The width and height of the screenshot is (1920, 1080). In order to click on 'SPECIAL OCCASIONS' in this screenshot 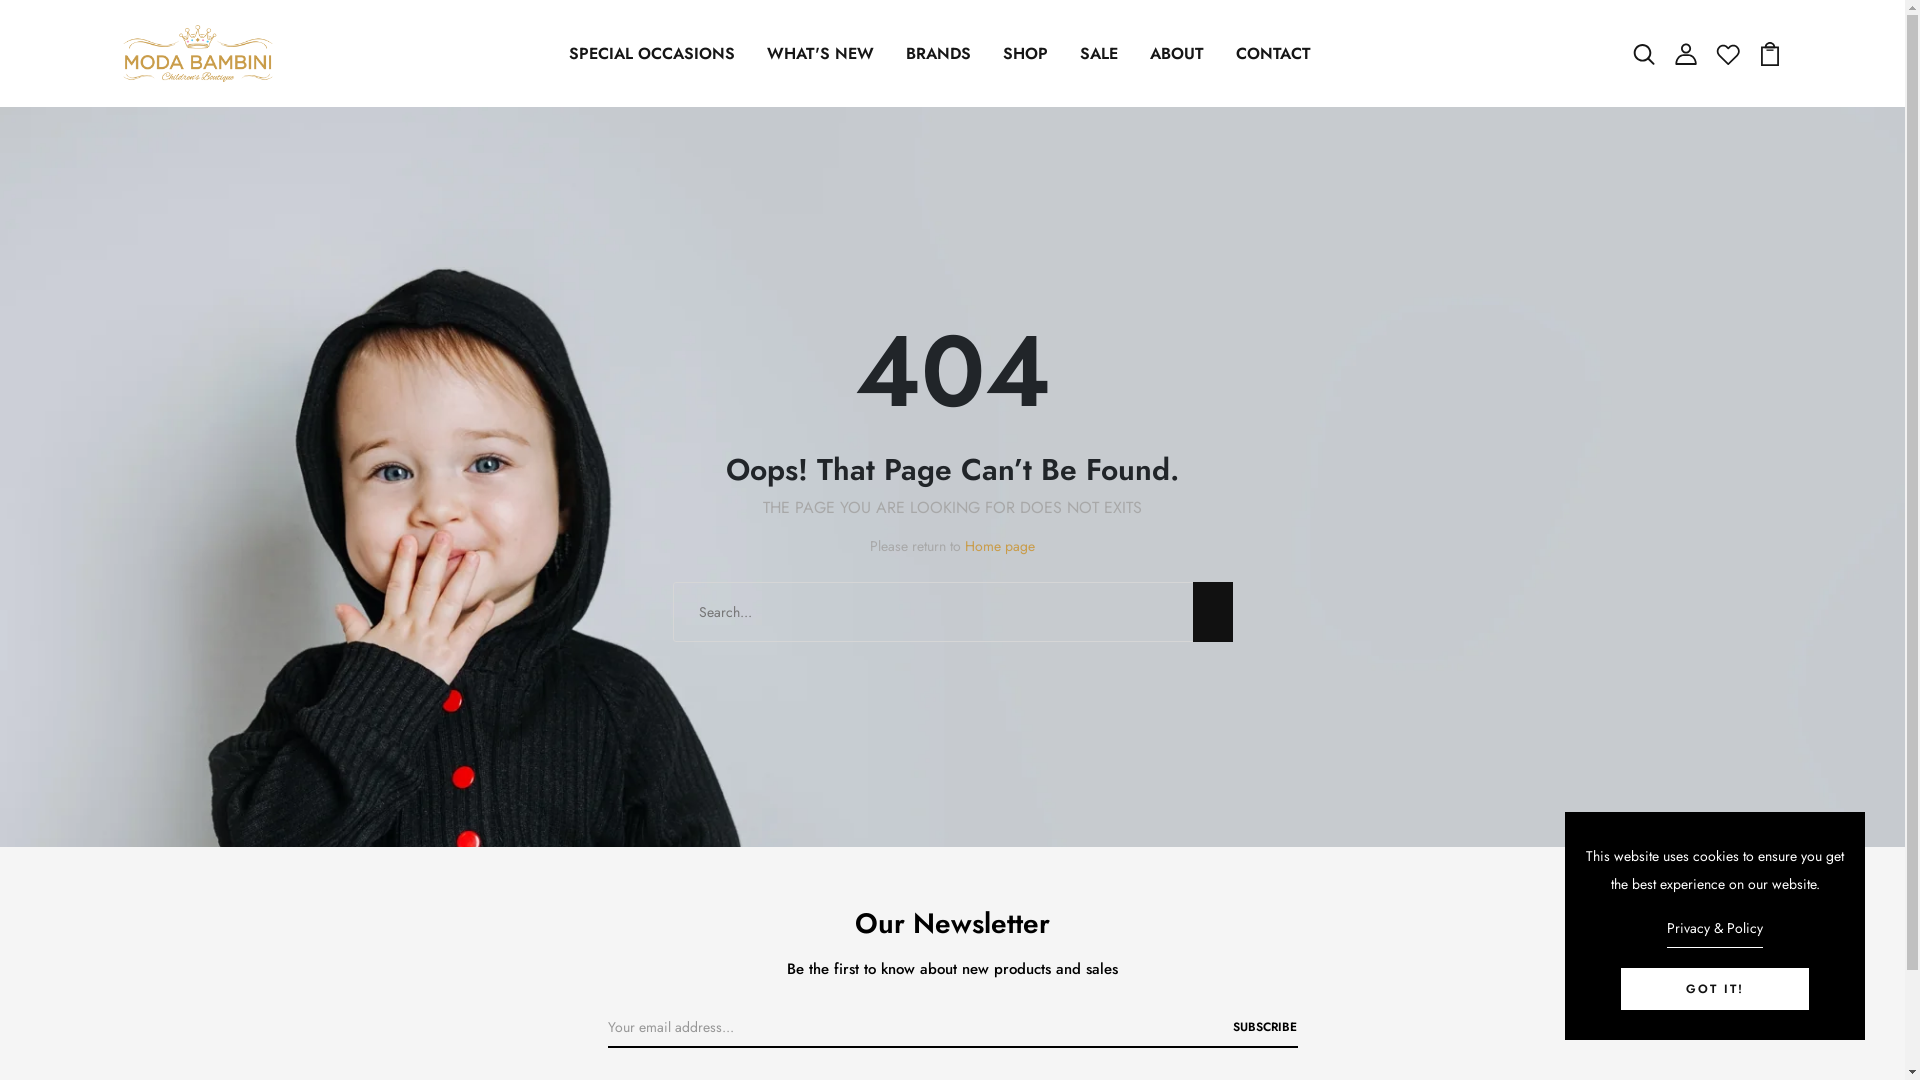, I will do `click(652, 53)`.